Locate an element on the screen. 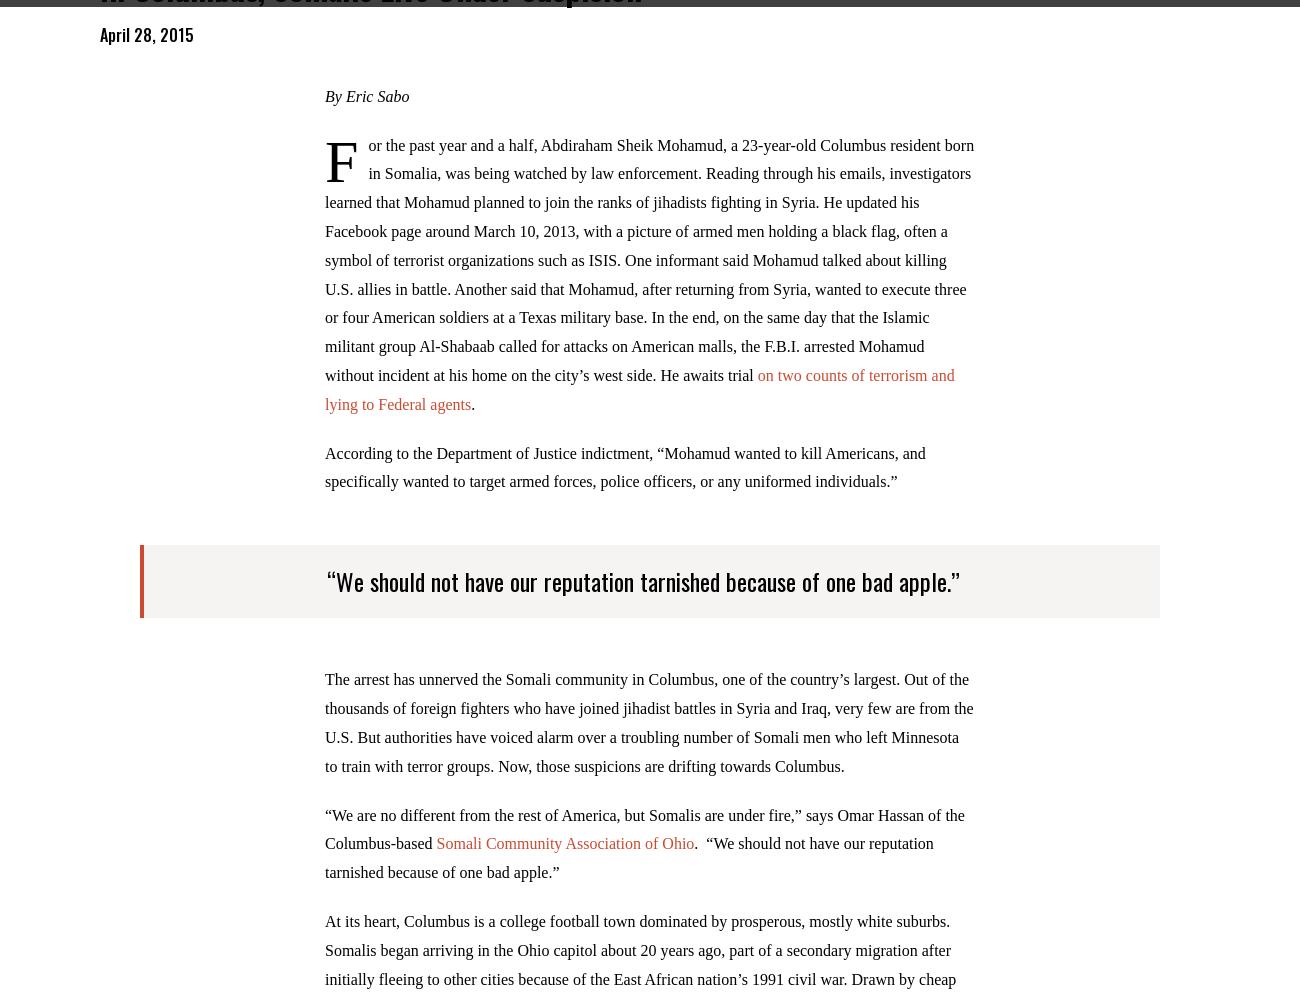 This screenshot has width=1300, height=993. 'According to the Department of Justice indictment, “Mohamud wanted to kill Americans, and specifically wanted to target armed forces, police officers, or any uniformed individuals.”' is located at coordinates (625, 480).